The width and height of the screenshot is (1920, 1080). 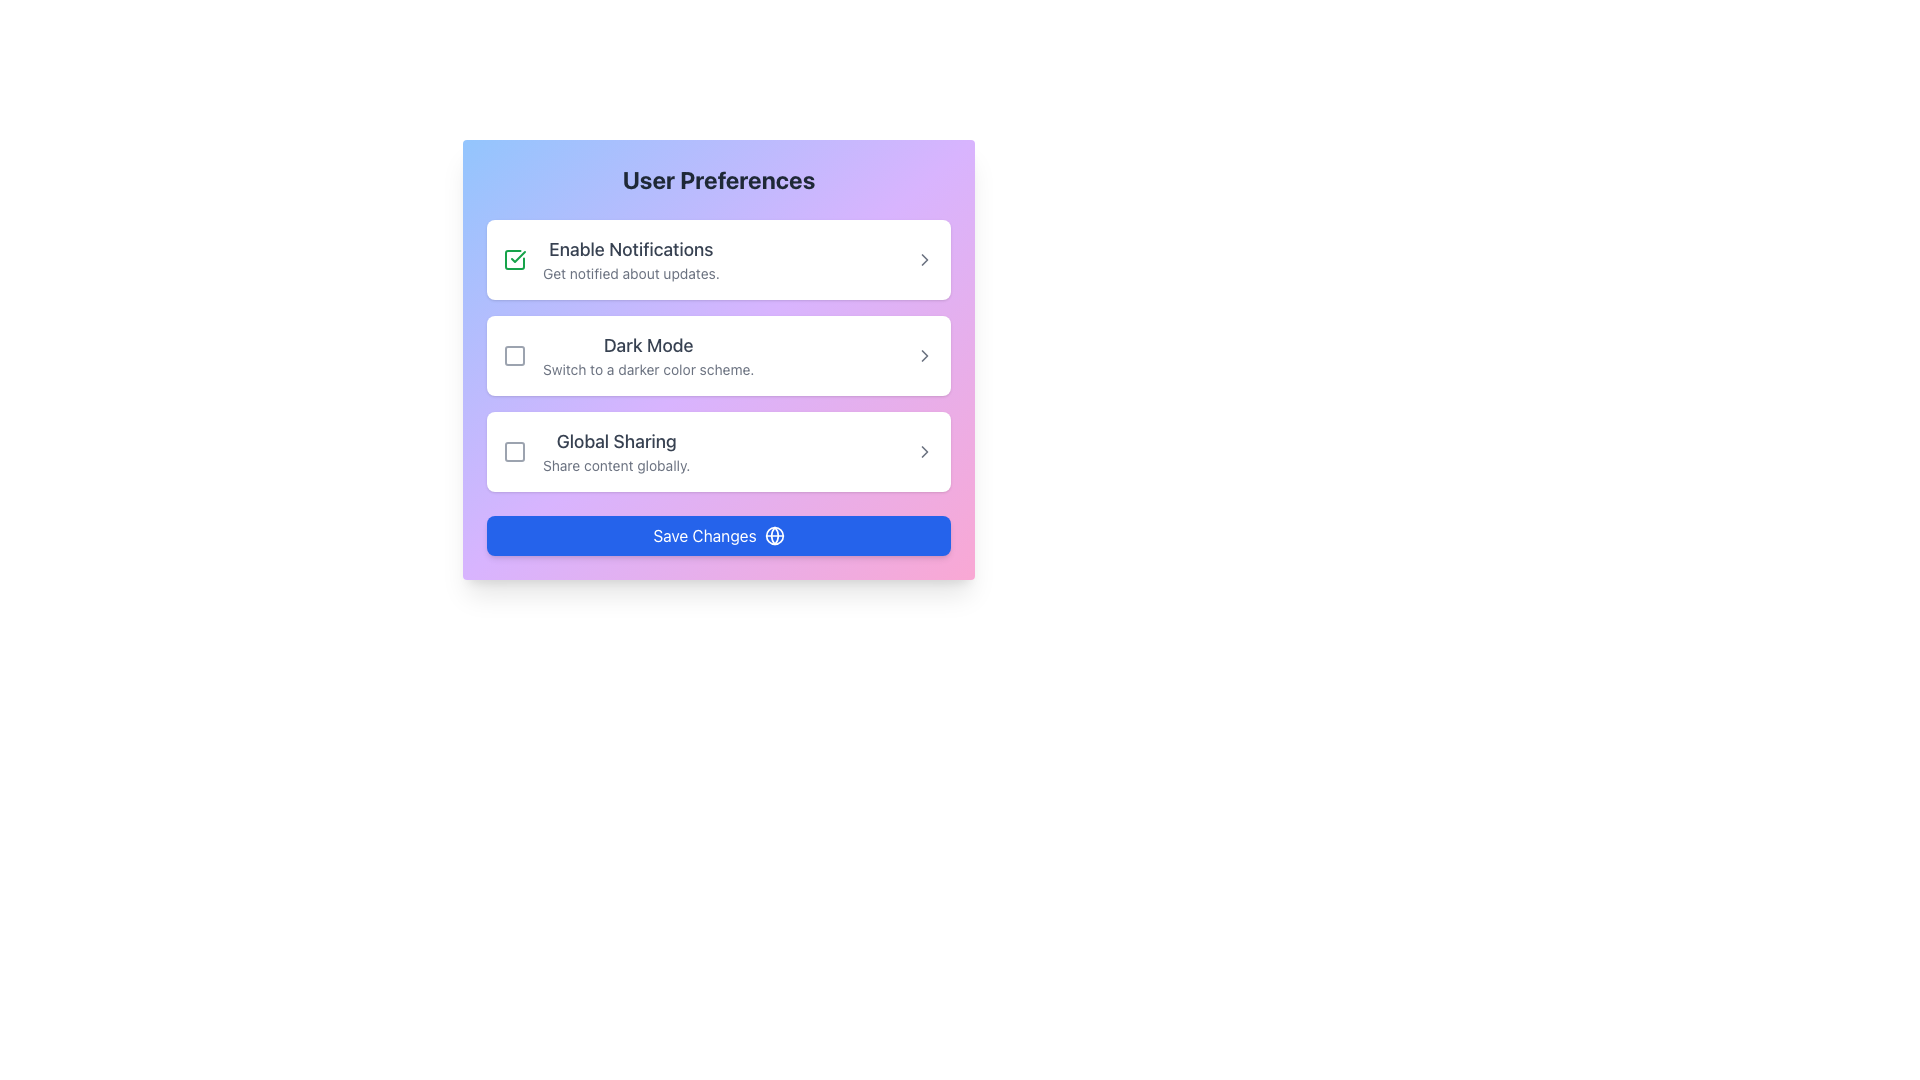 I want to click on the SVG graphical shape (rounded square) representing the 'Global Sharing' option in the preferences section to indicate its state, so click(x=514, y=451).